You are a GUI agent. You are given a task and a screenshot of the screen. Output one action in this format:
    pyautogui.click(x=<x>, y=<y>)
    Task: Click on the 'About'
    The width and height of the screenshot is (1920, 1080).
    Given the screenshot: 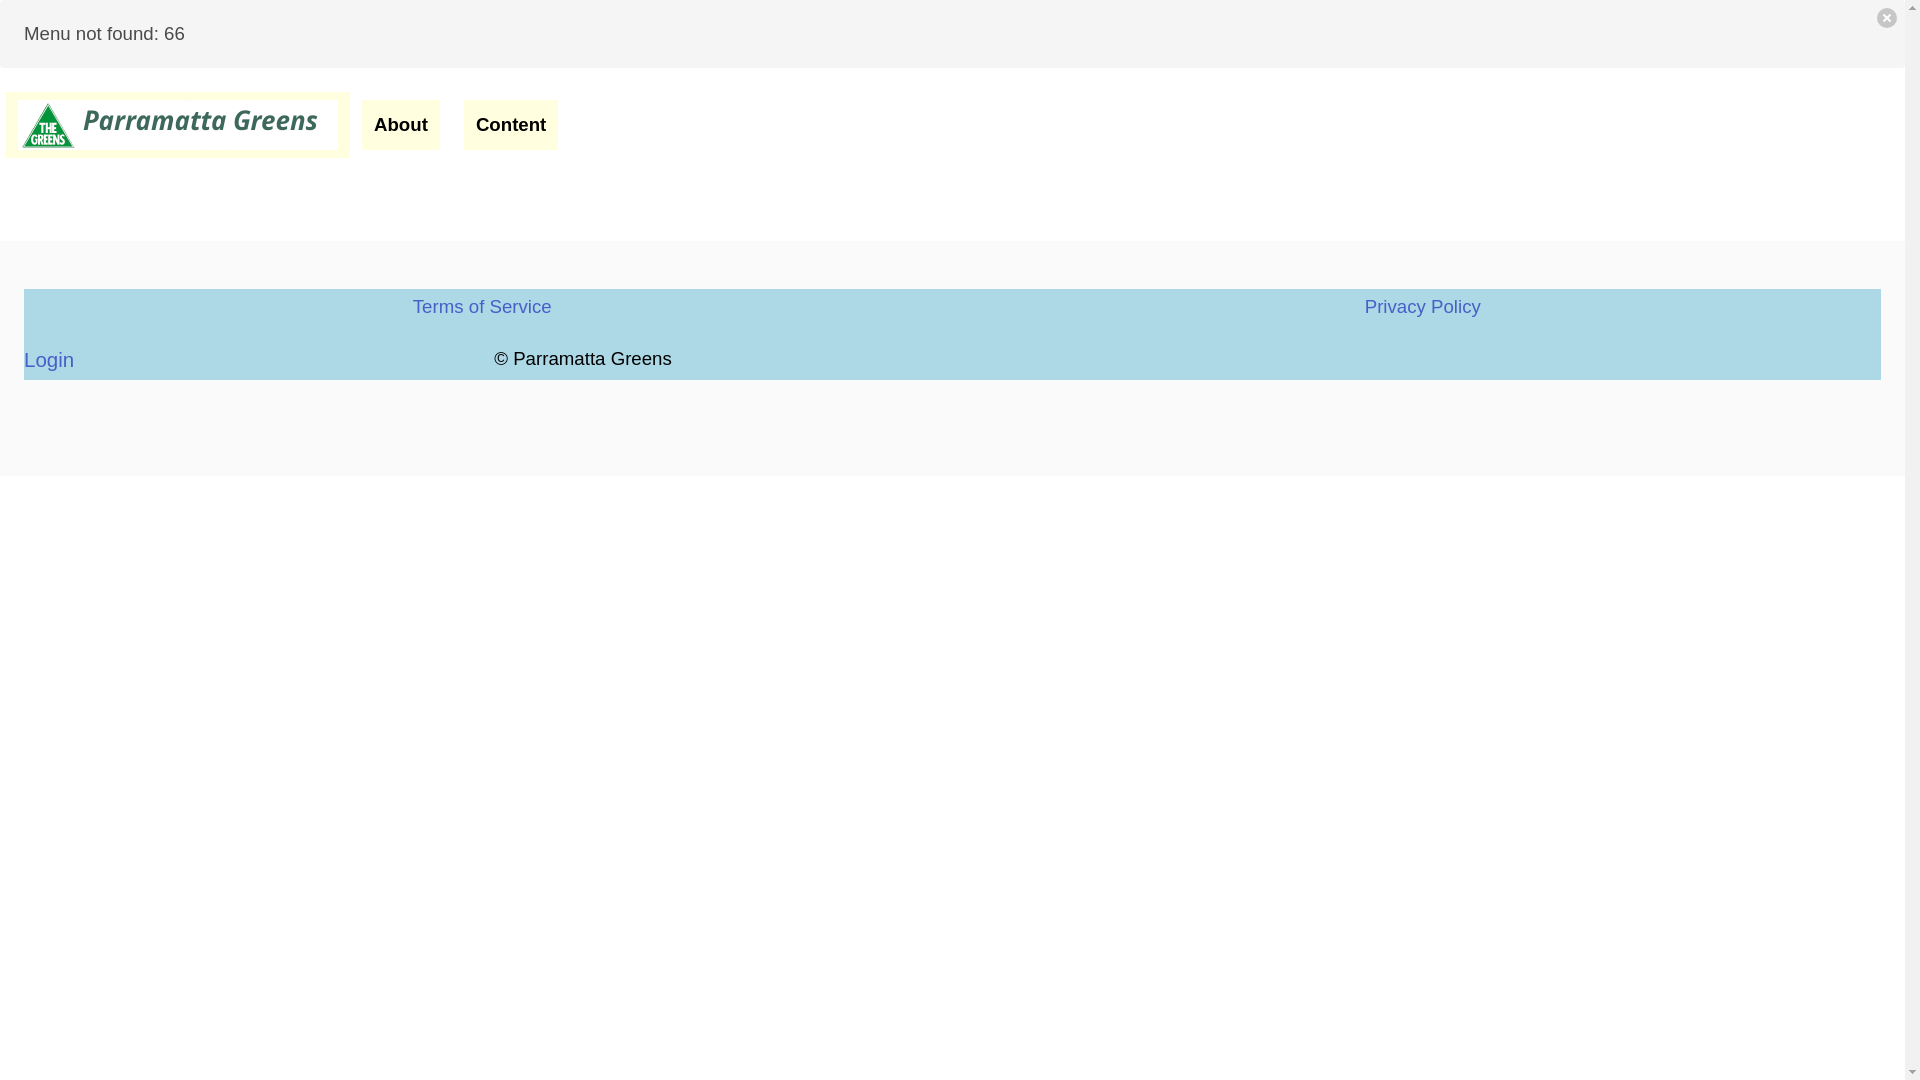 What is the action you would take?
    pyautogui.click(x=400, y=124)
    